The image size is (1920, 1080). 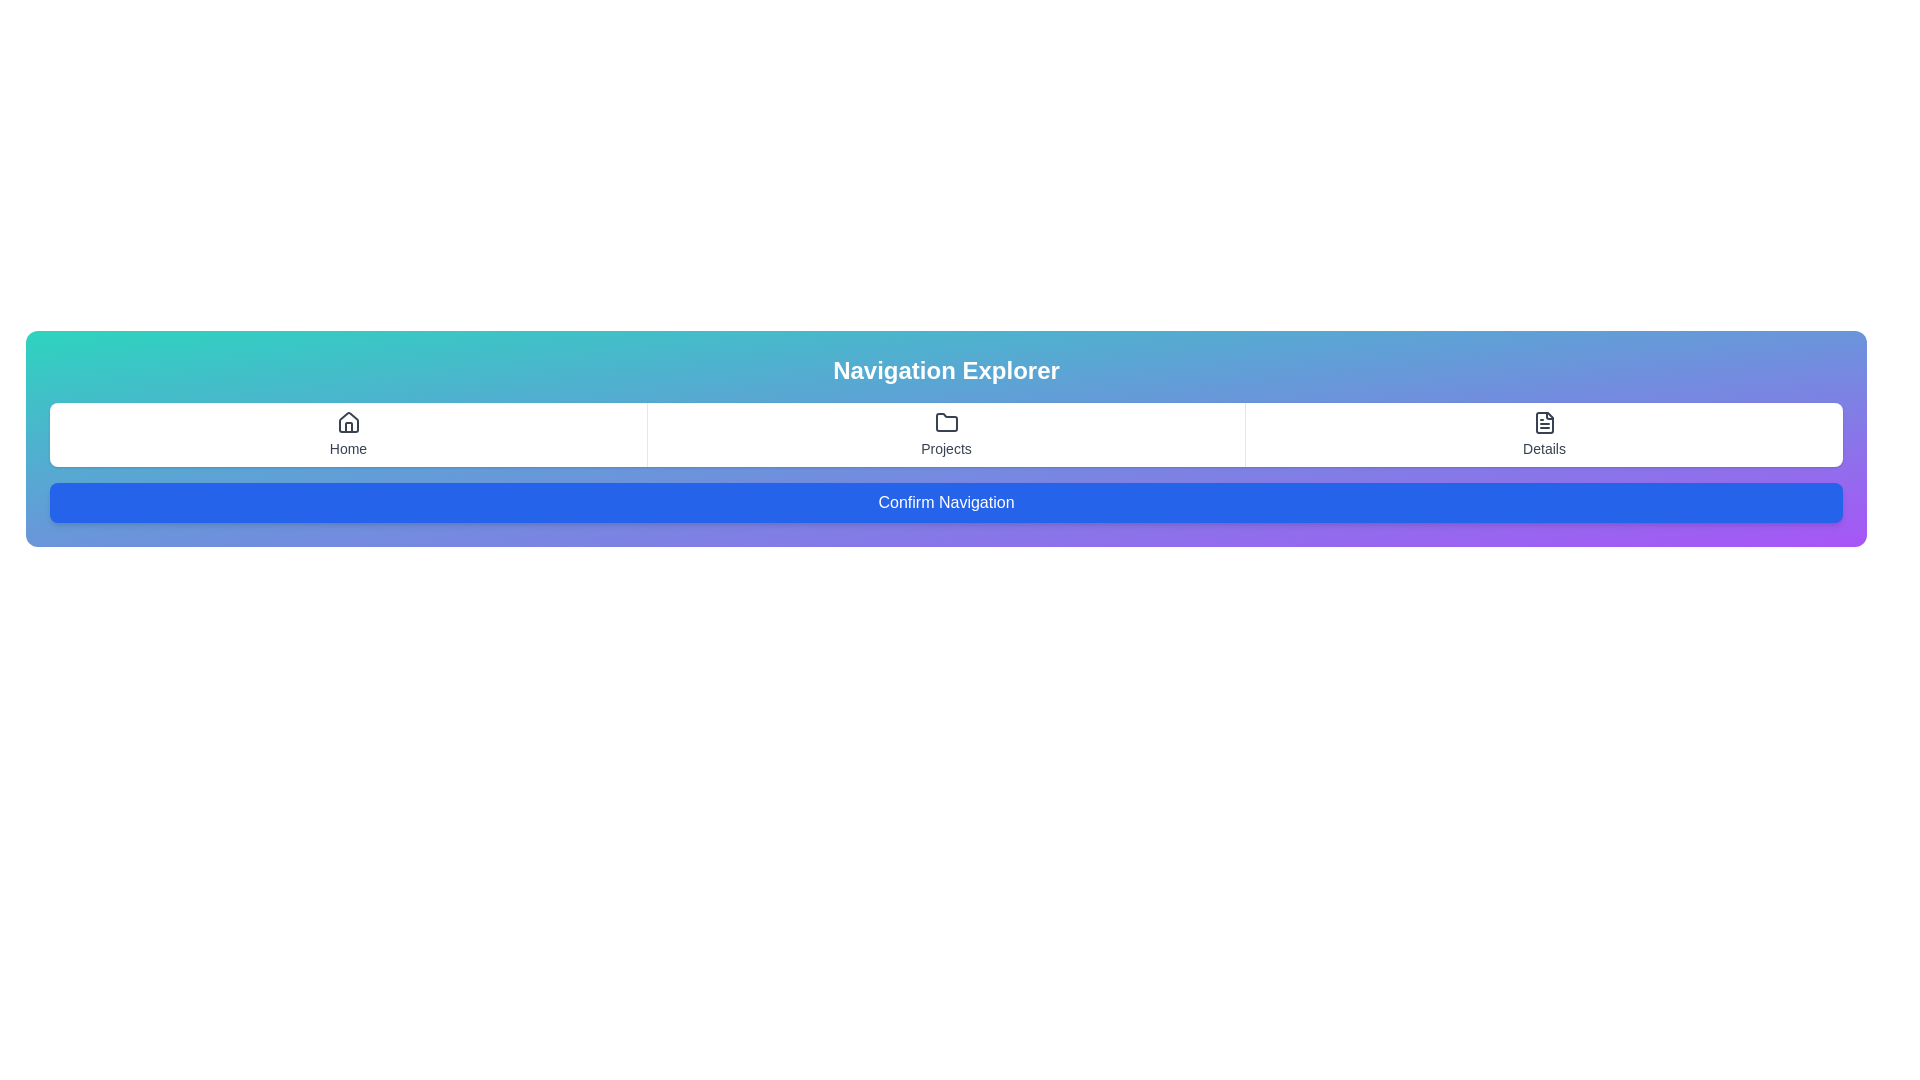 What do you see at coordinates (348, 447) in the screenshot?
I see `the 'Home' text link, which is displayed in a small, gray font and is positioned directly below the house icon in the navigation menu` at bounding box center [348, 447].